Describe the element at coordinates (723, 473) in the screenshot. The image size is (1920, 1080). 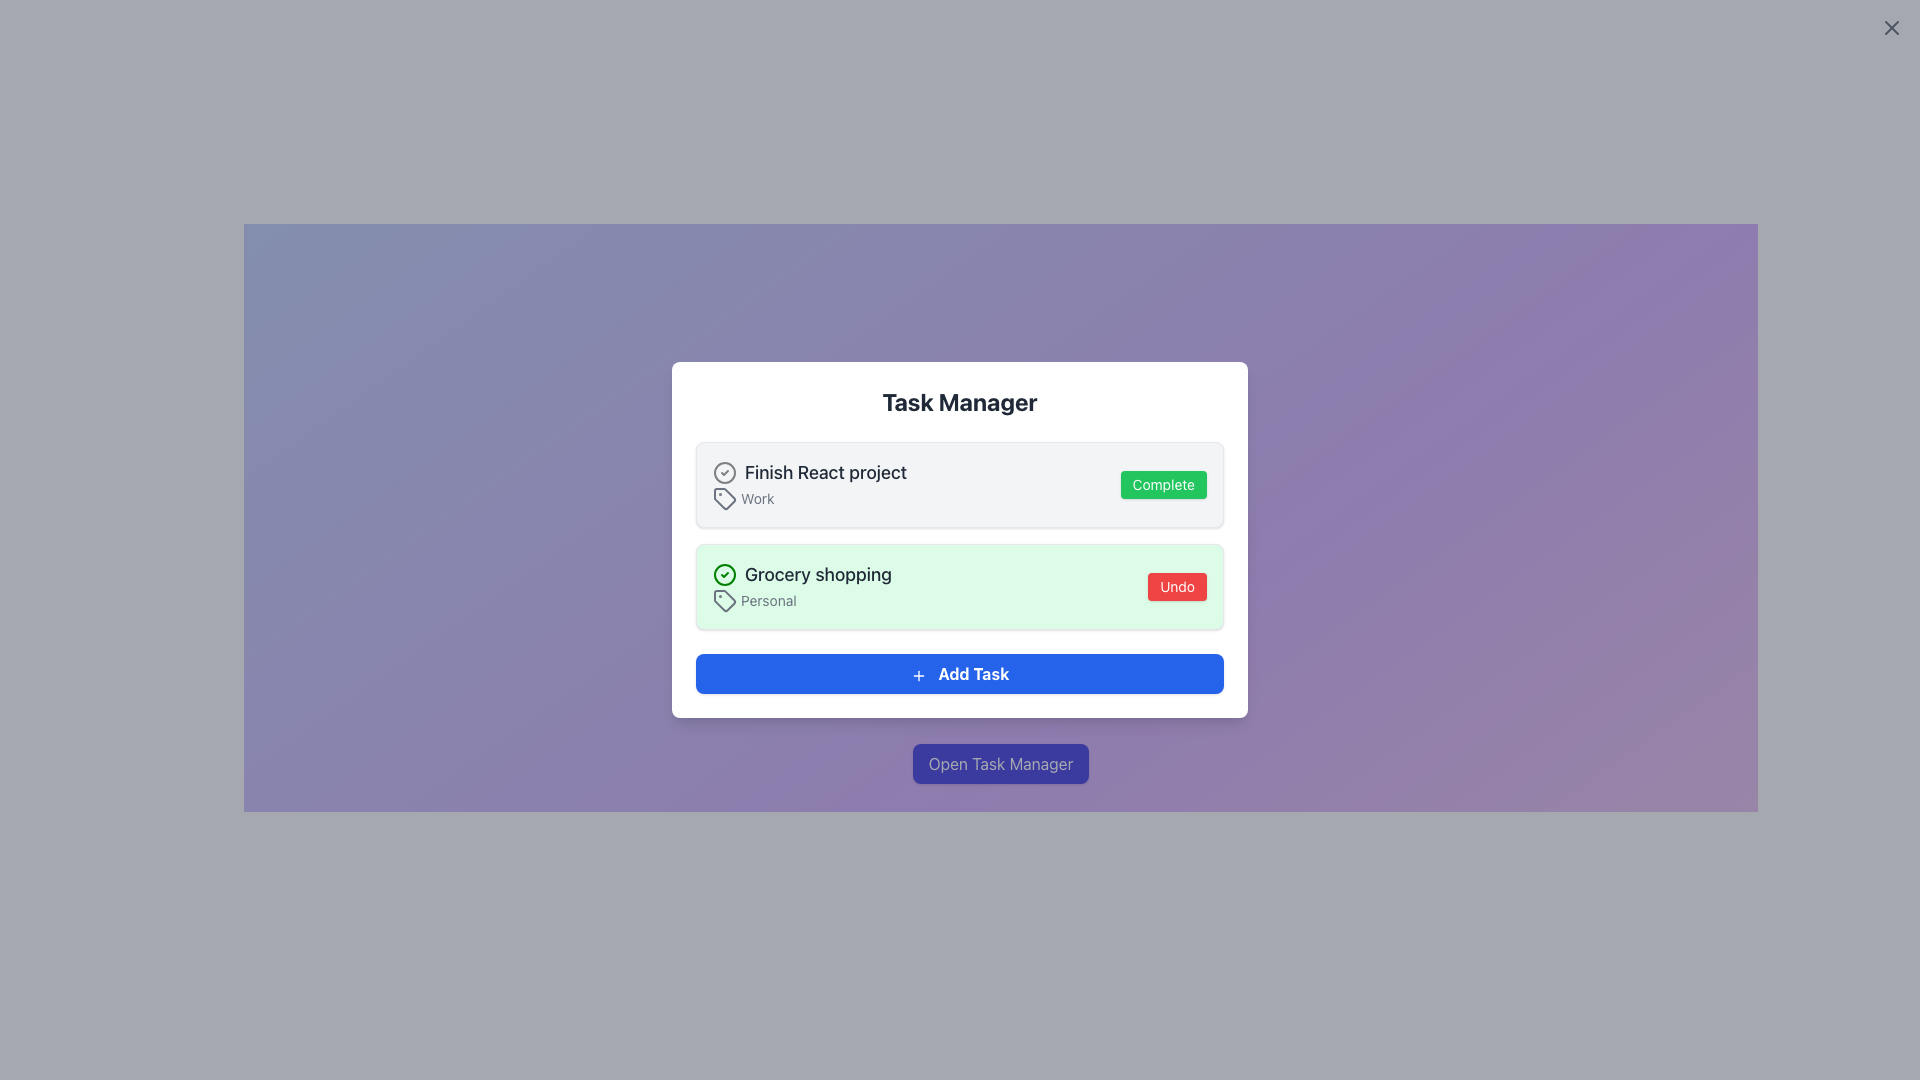
I see `the completion status by clicking on the circular gray check icon located to the left of the 'Finish React project' text in the task list` at that location.